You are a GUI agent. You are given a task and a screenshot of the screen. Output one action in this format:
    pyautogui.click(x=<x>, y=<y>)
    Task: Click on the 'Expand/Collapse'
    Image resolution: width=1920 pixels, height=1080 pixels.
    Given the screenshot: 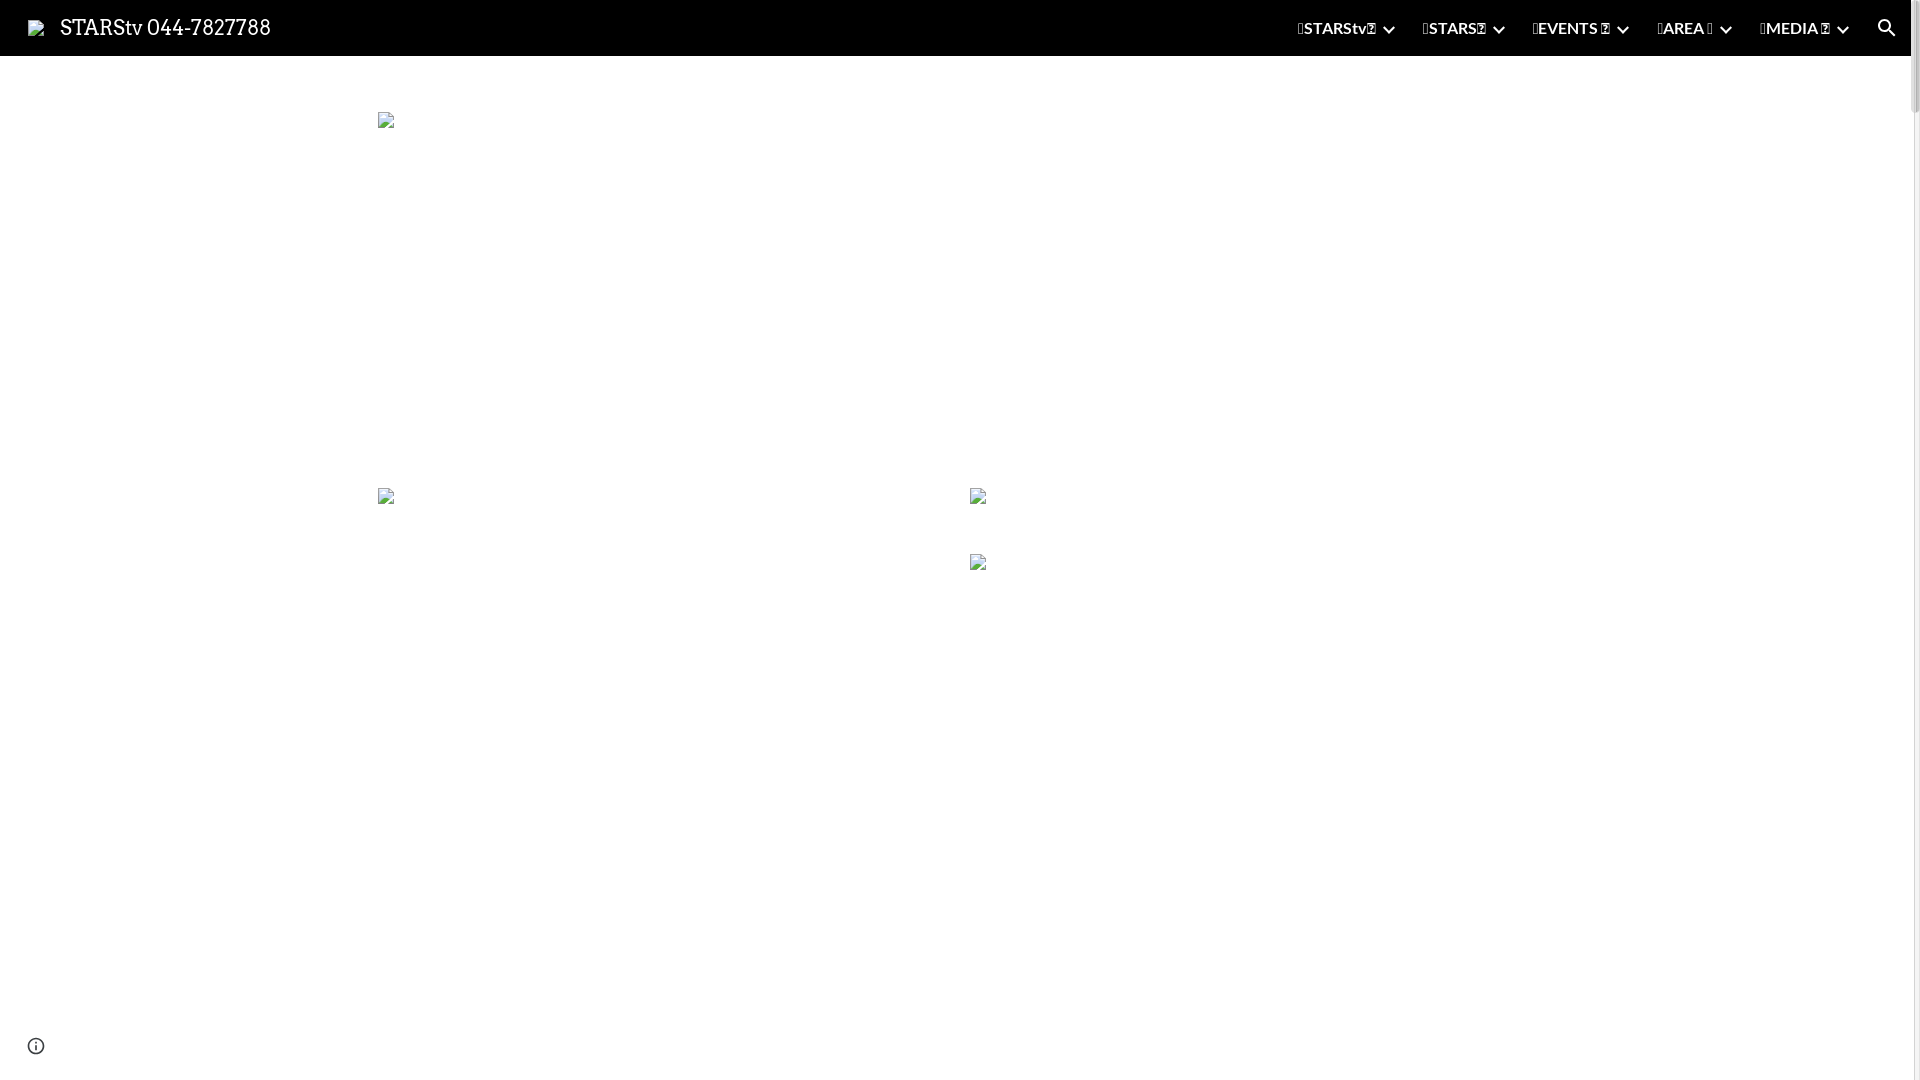 What is the action you would take?
    pyautogui.click(x=1497, y=27)
    